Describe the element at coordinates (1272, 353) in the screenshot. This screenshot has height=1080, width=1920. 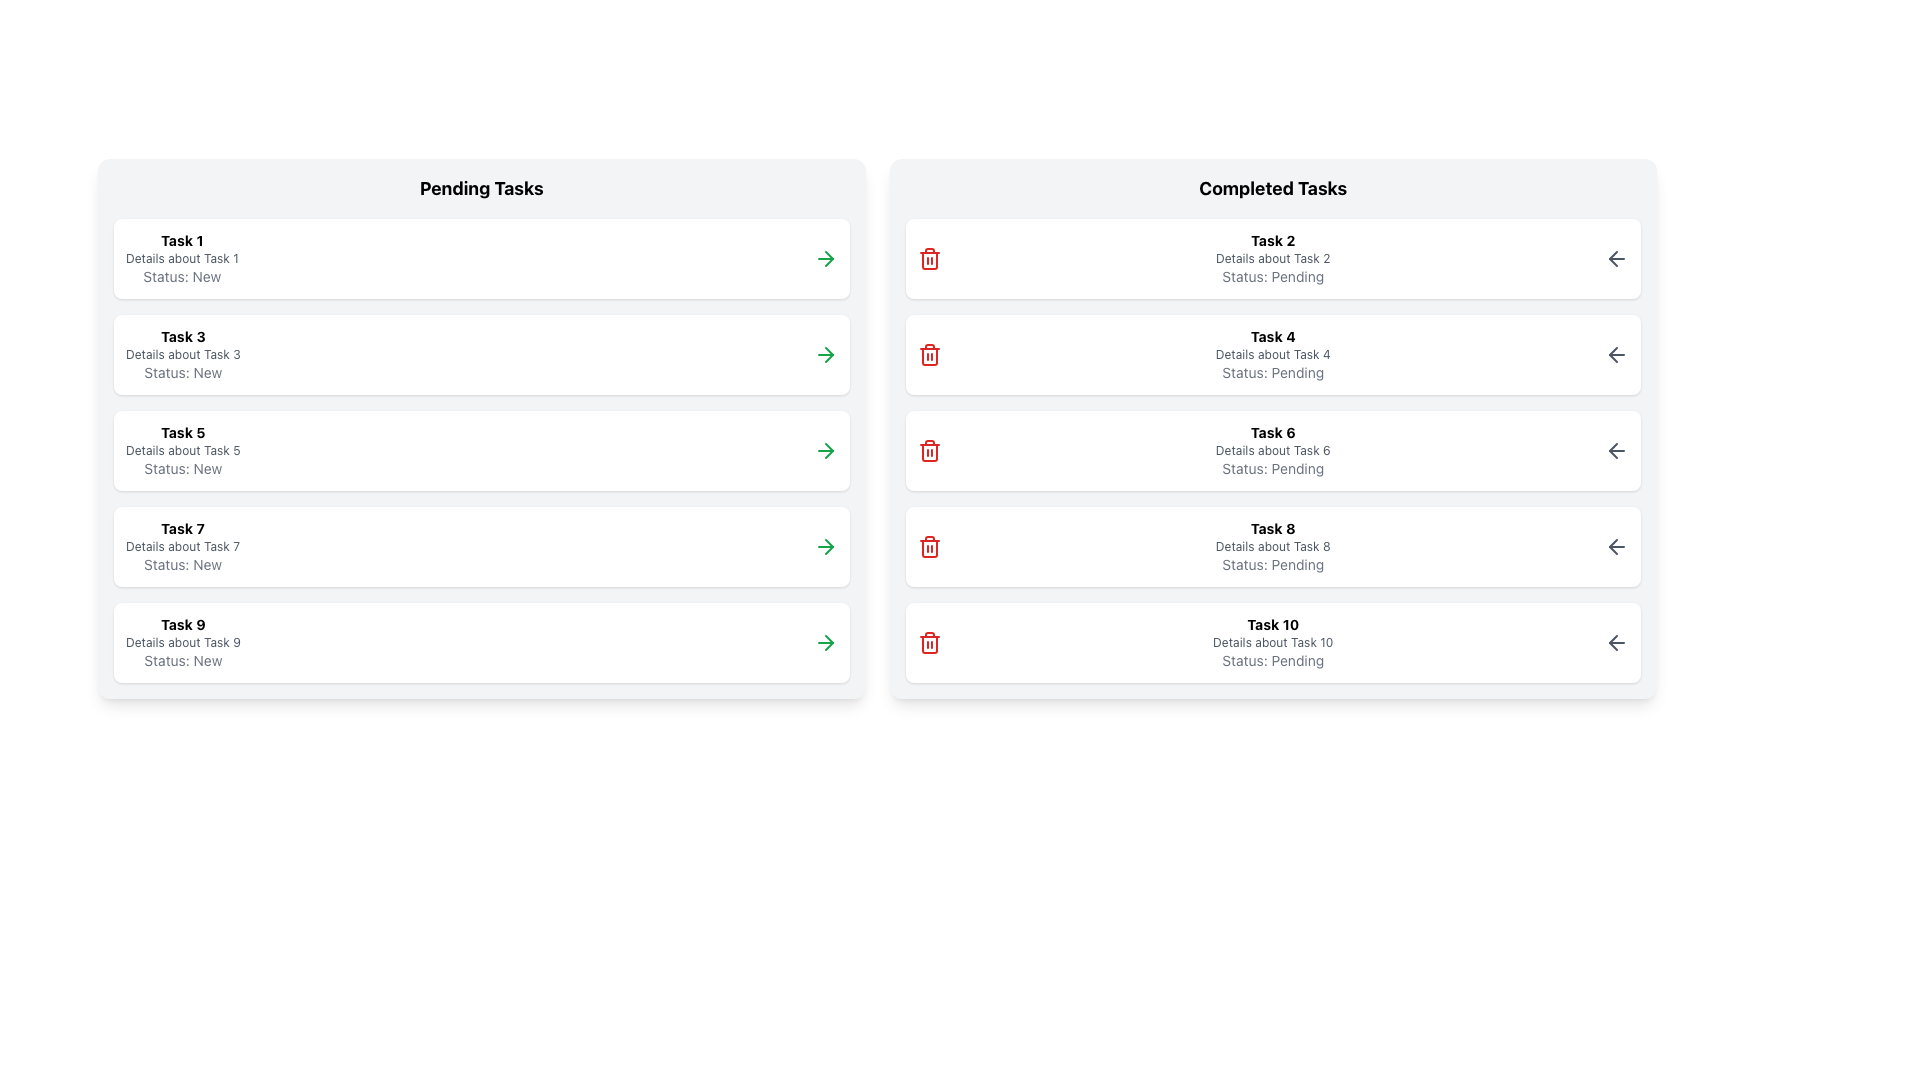
I see `the second task item in the 'Completed Tasks' section` at that location.